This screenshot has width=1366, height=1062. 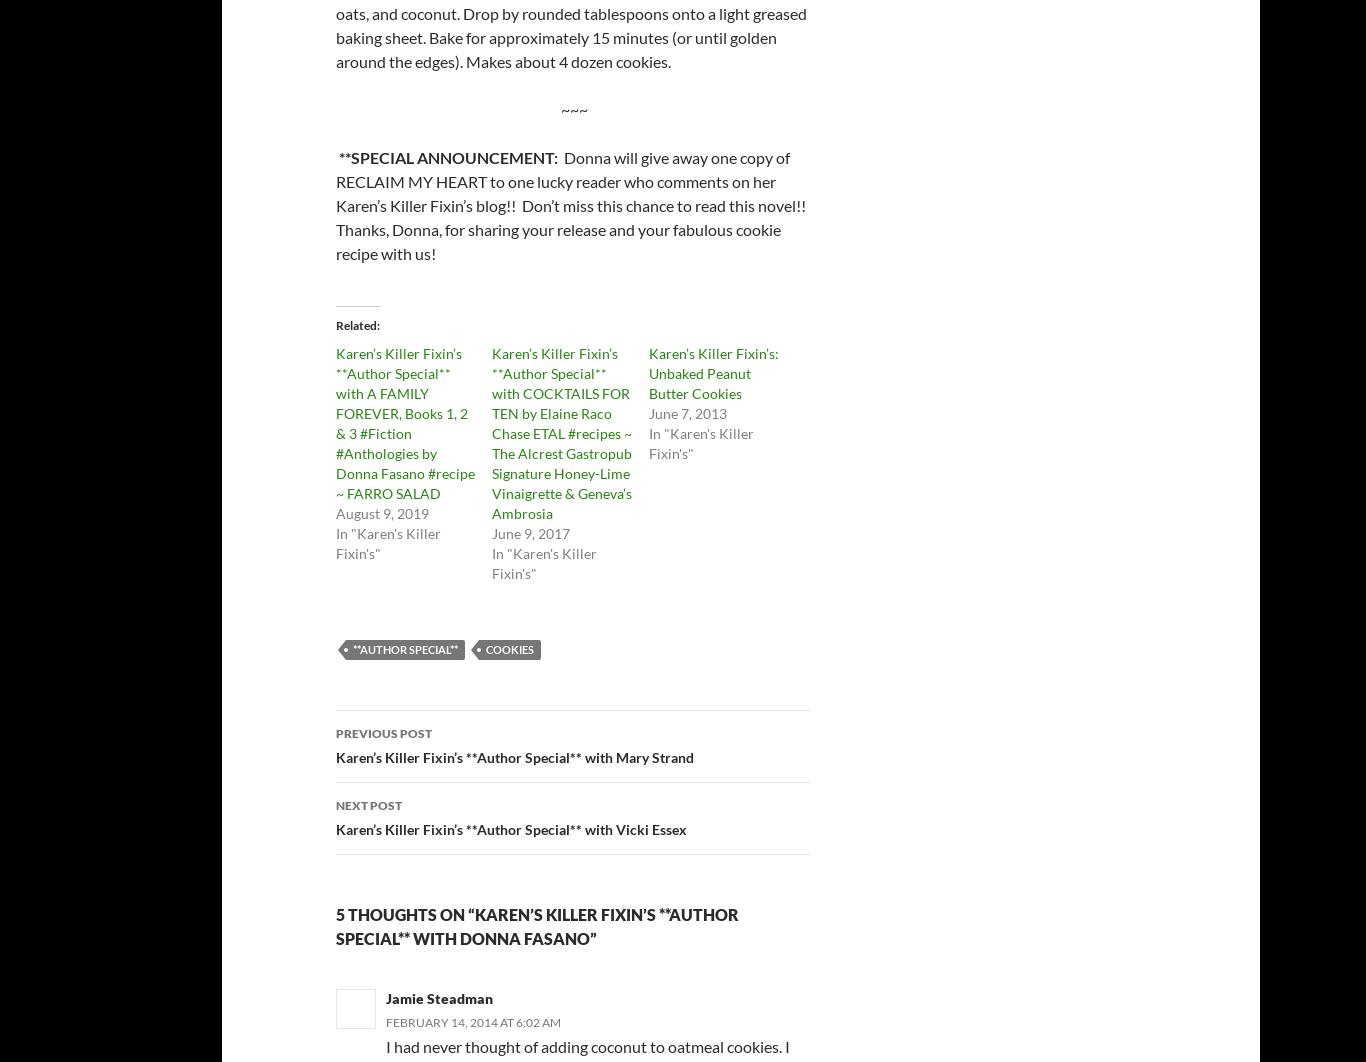 What do you see at coordinates (438, 997) in the screenshot?
I see `'Jamie Steadman'` at bounding box center [438, 997].